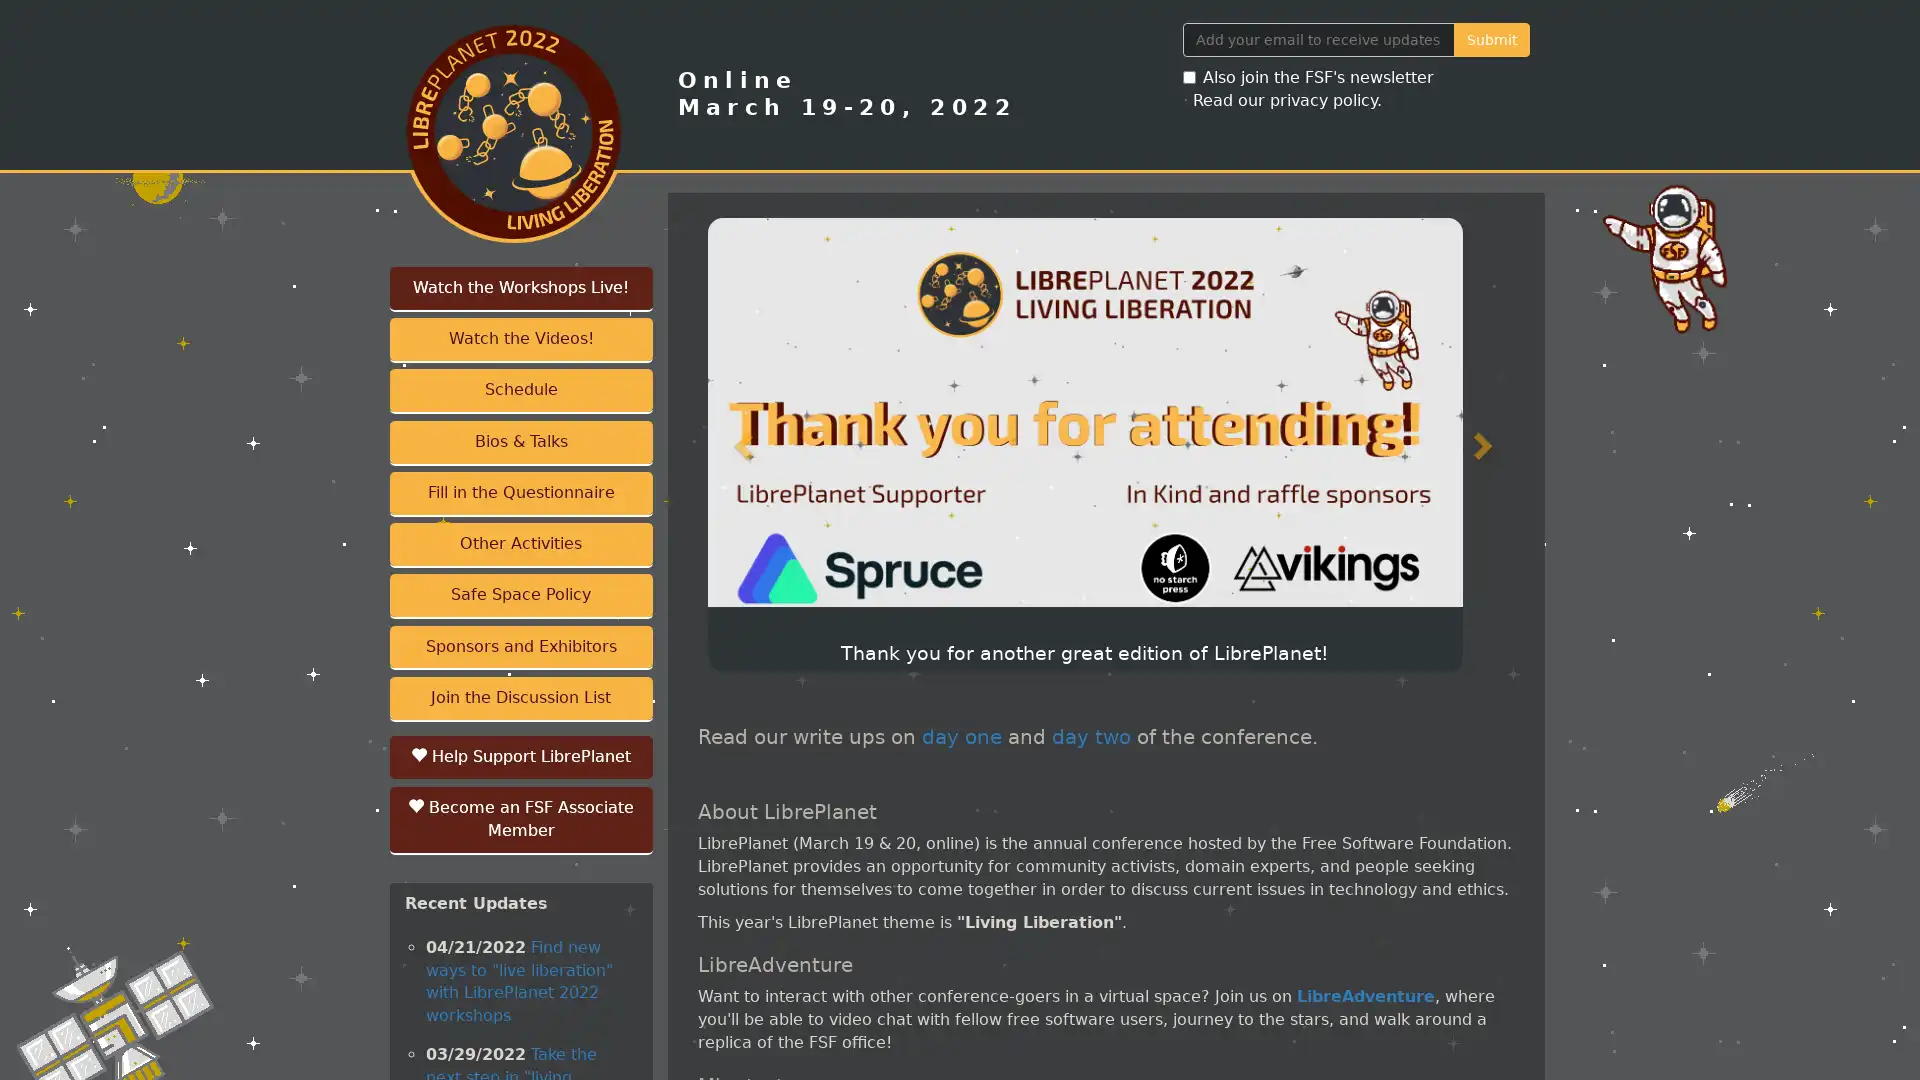  Describe the element at coordinates (1491, 38) in the screenshot. I see `Submit` at that location.